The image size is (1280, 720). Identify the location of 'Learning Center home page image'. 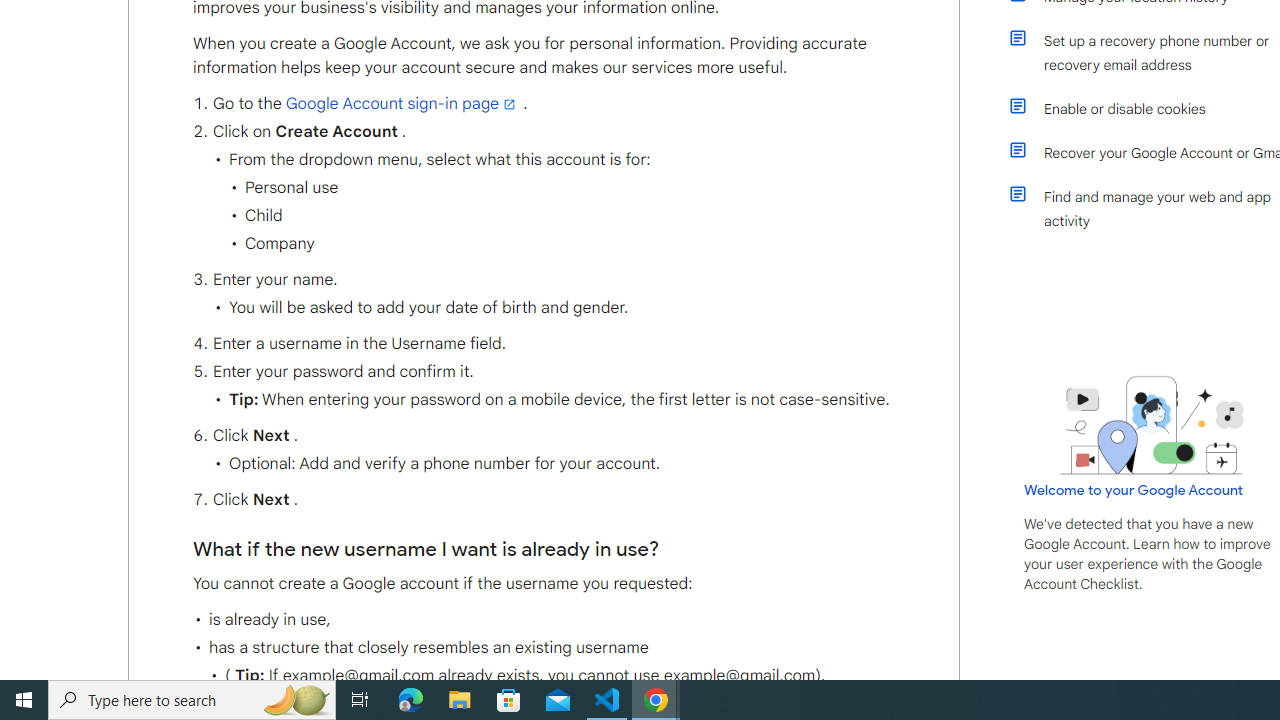
(1152, 424).